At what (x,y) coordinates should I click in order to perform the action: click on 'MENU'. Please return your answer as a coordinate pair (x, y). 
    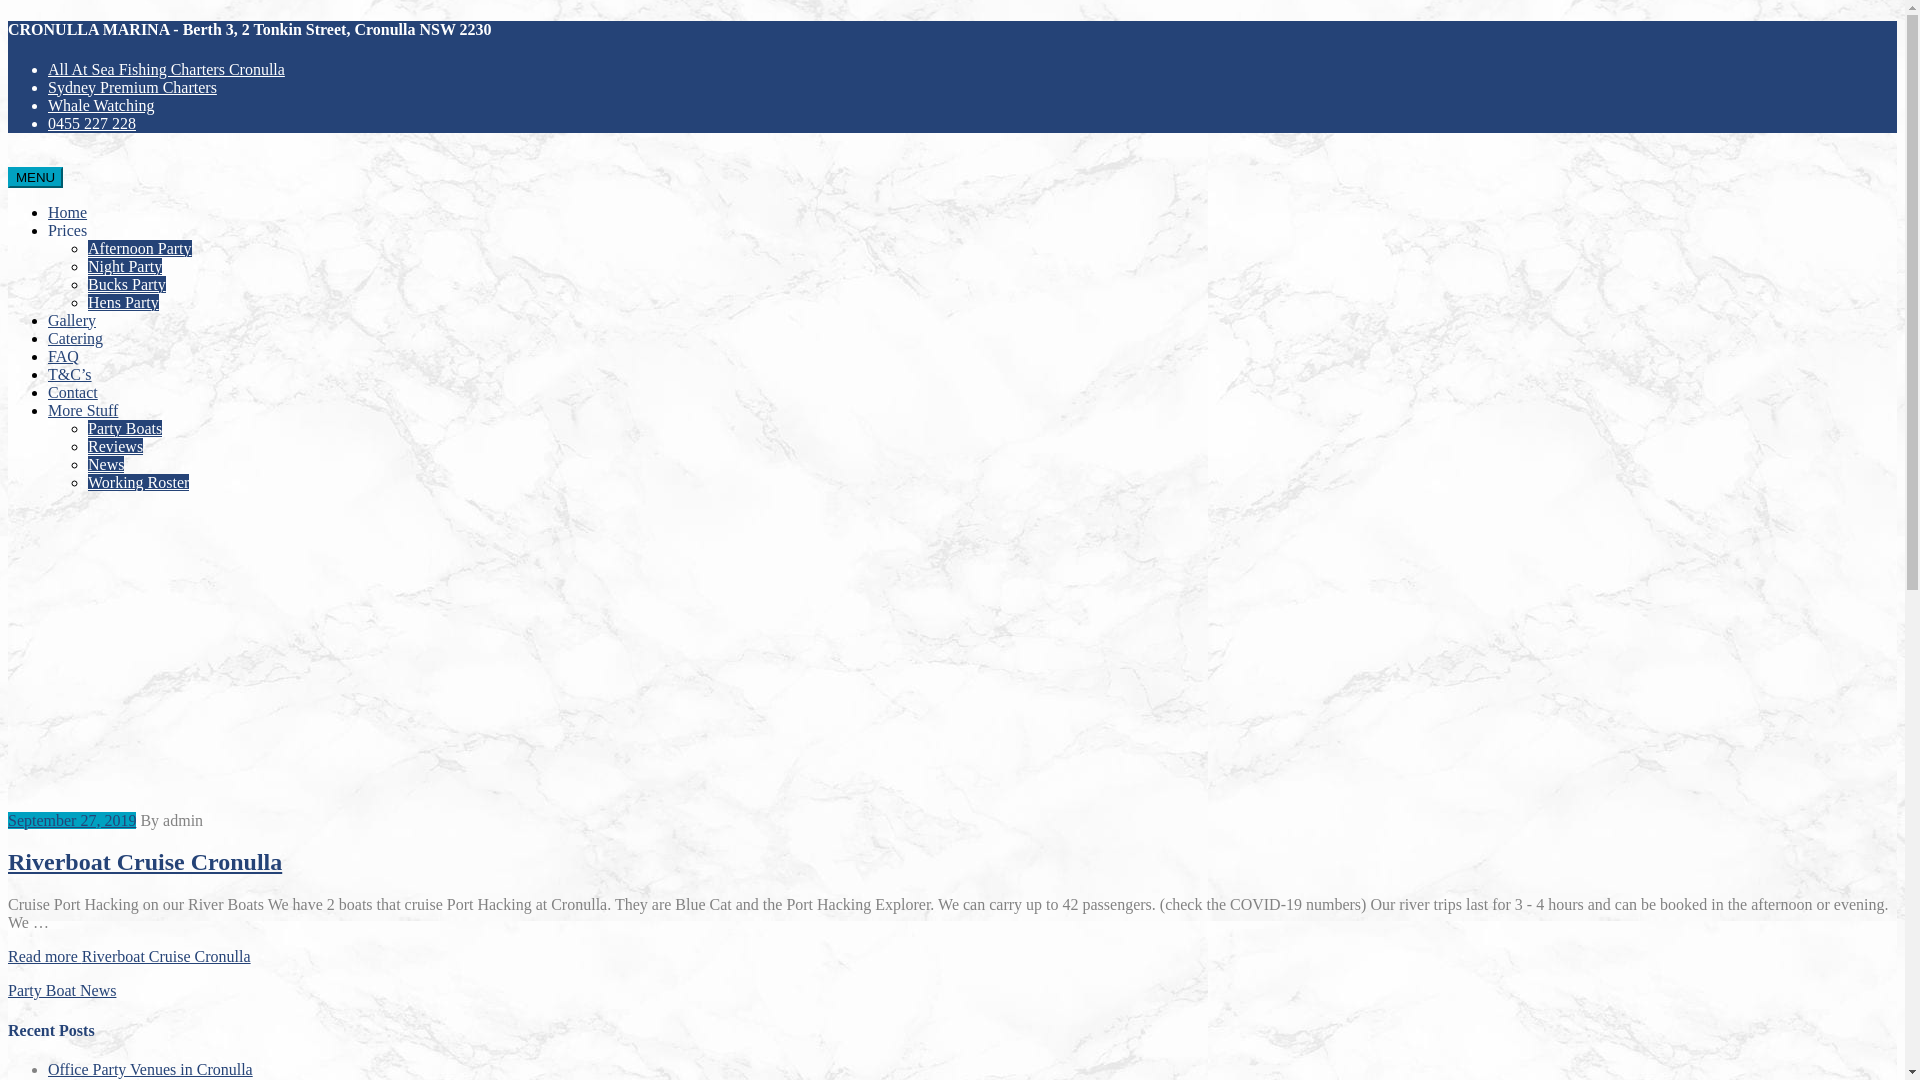
    Looking at the image, I should click on (8, 176).